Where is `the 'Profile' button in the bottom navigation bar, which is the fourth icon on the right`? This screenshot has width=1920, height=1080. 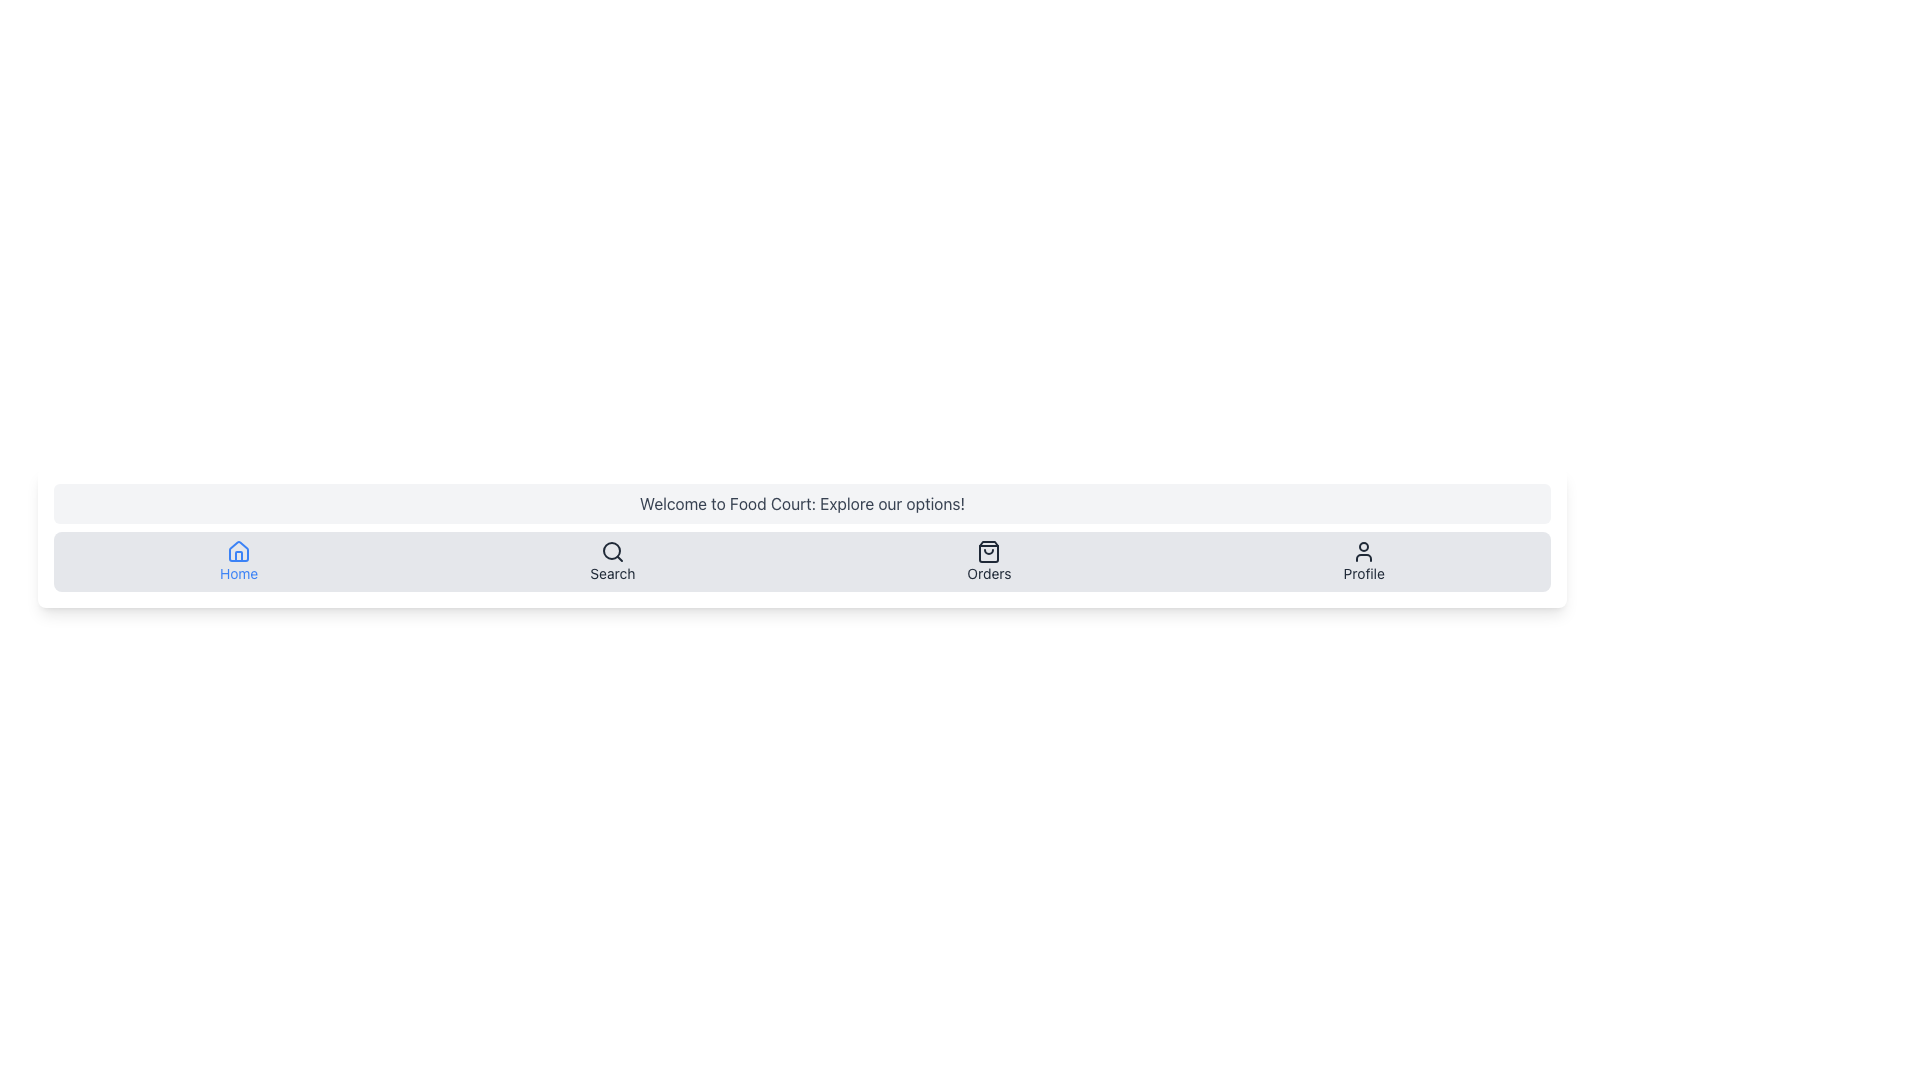 the 'Profile' button in the bottom navigation bar, which is the fourth icon on the right is located at coordinates (1363, 562).